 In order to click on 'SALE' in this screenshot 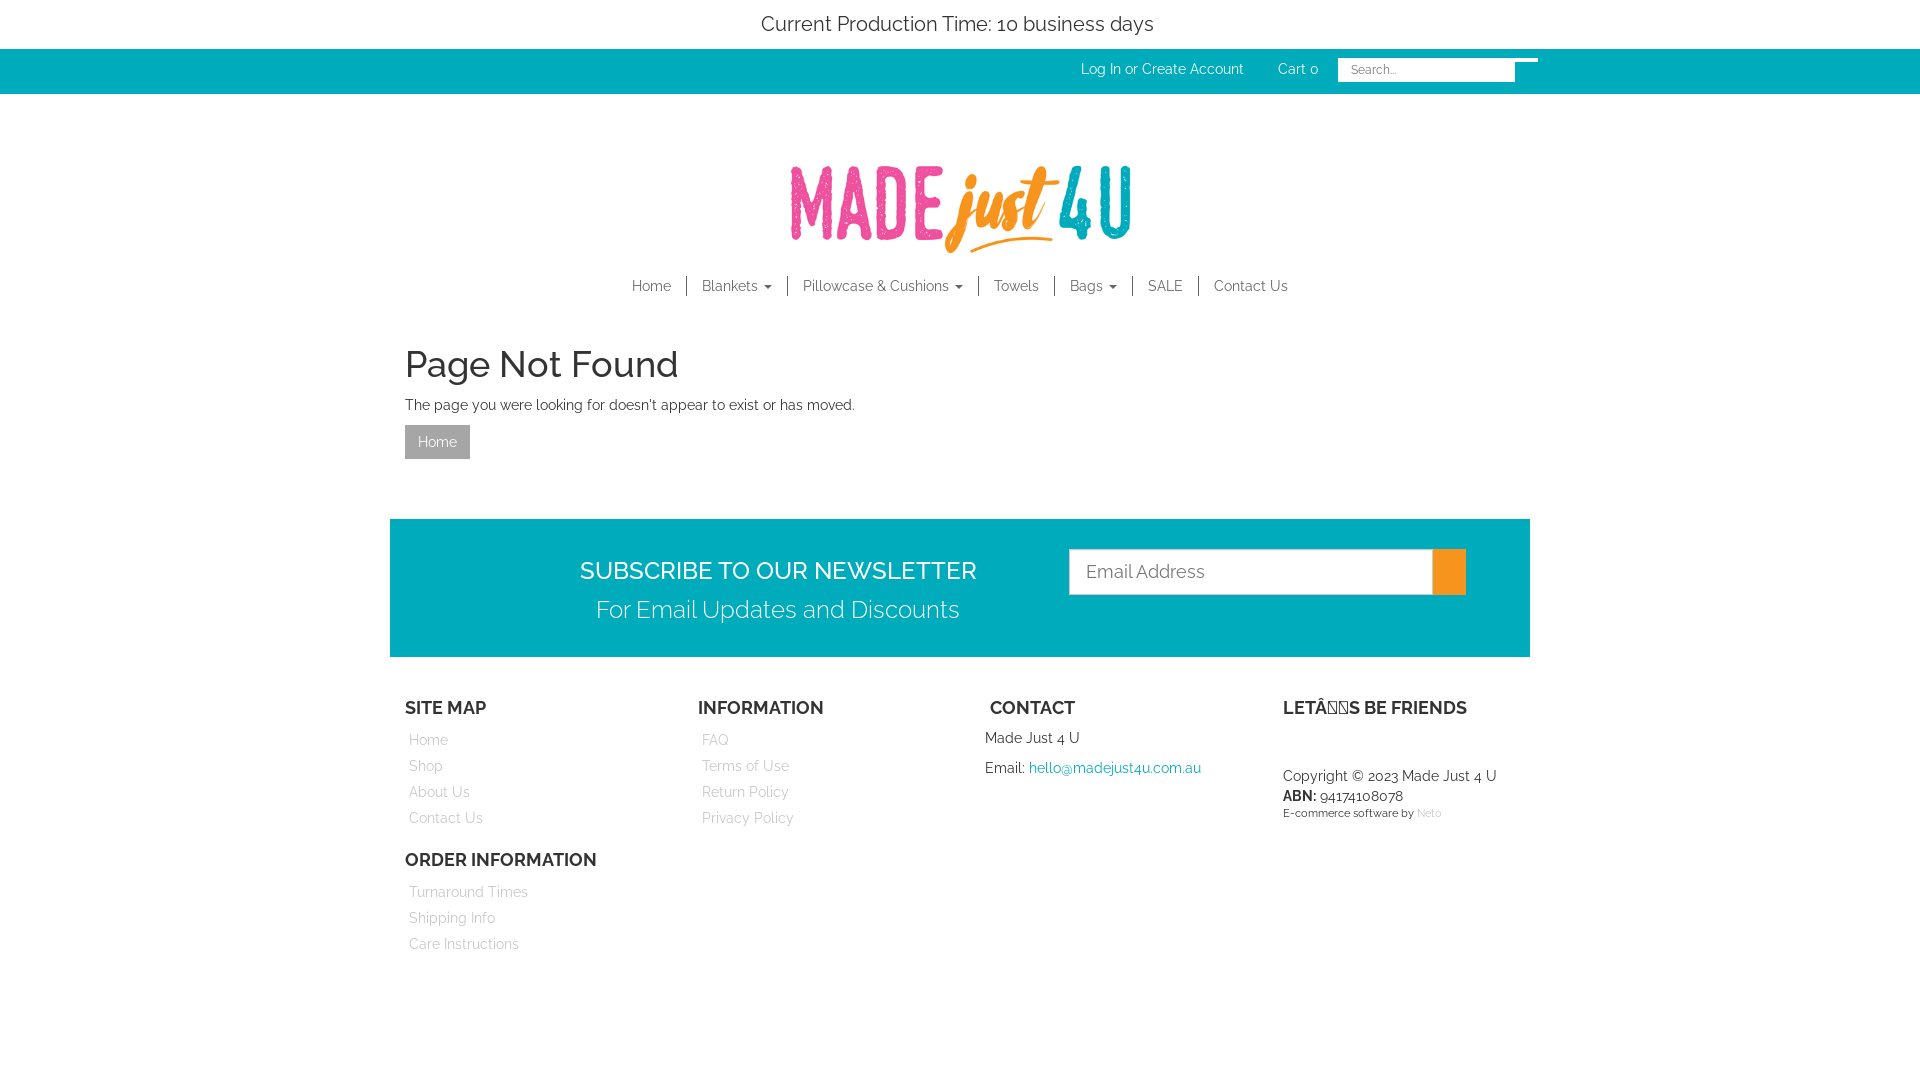, I will do `click(1132, 285)`.